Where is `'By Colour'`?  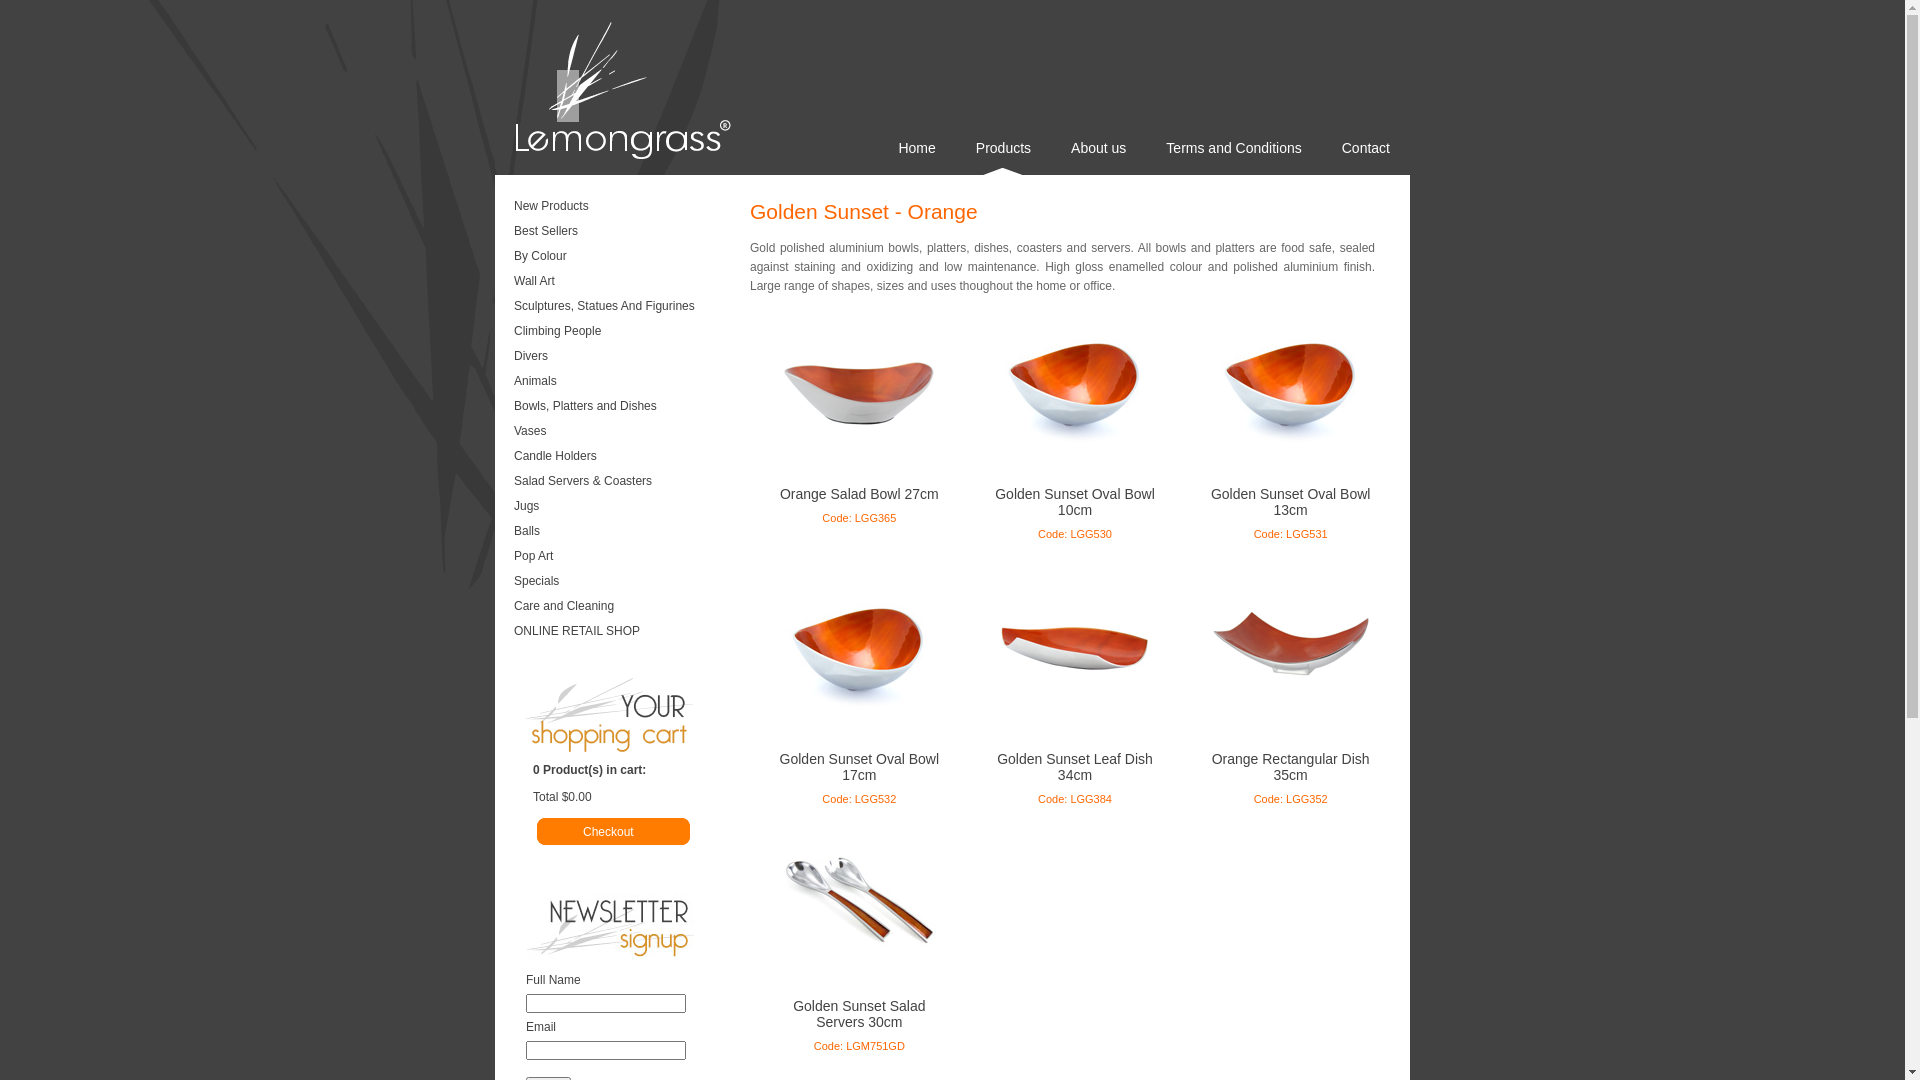 'By Colour' is located at coordinates (509, 257).